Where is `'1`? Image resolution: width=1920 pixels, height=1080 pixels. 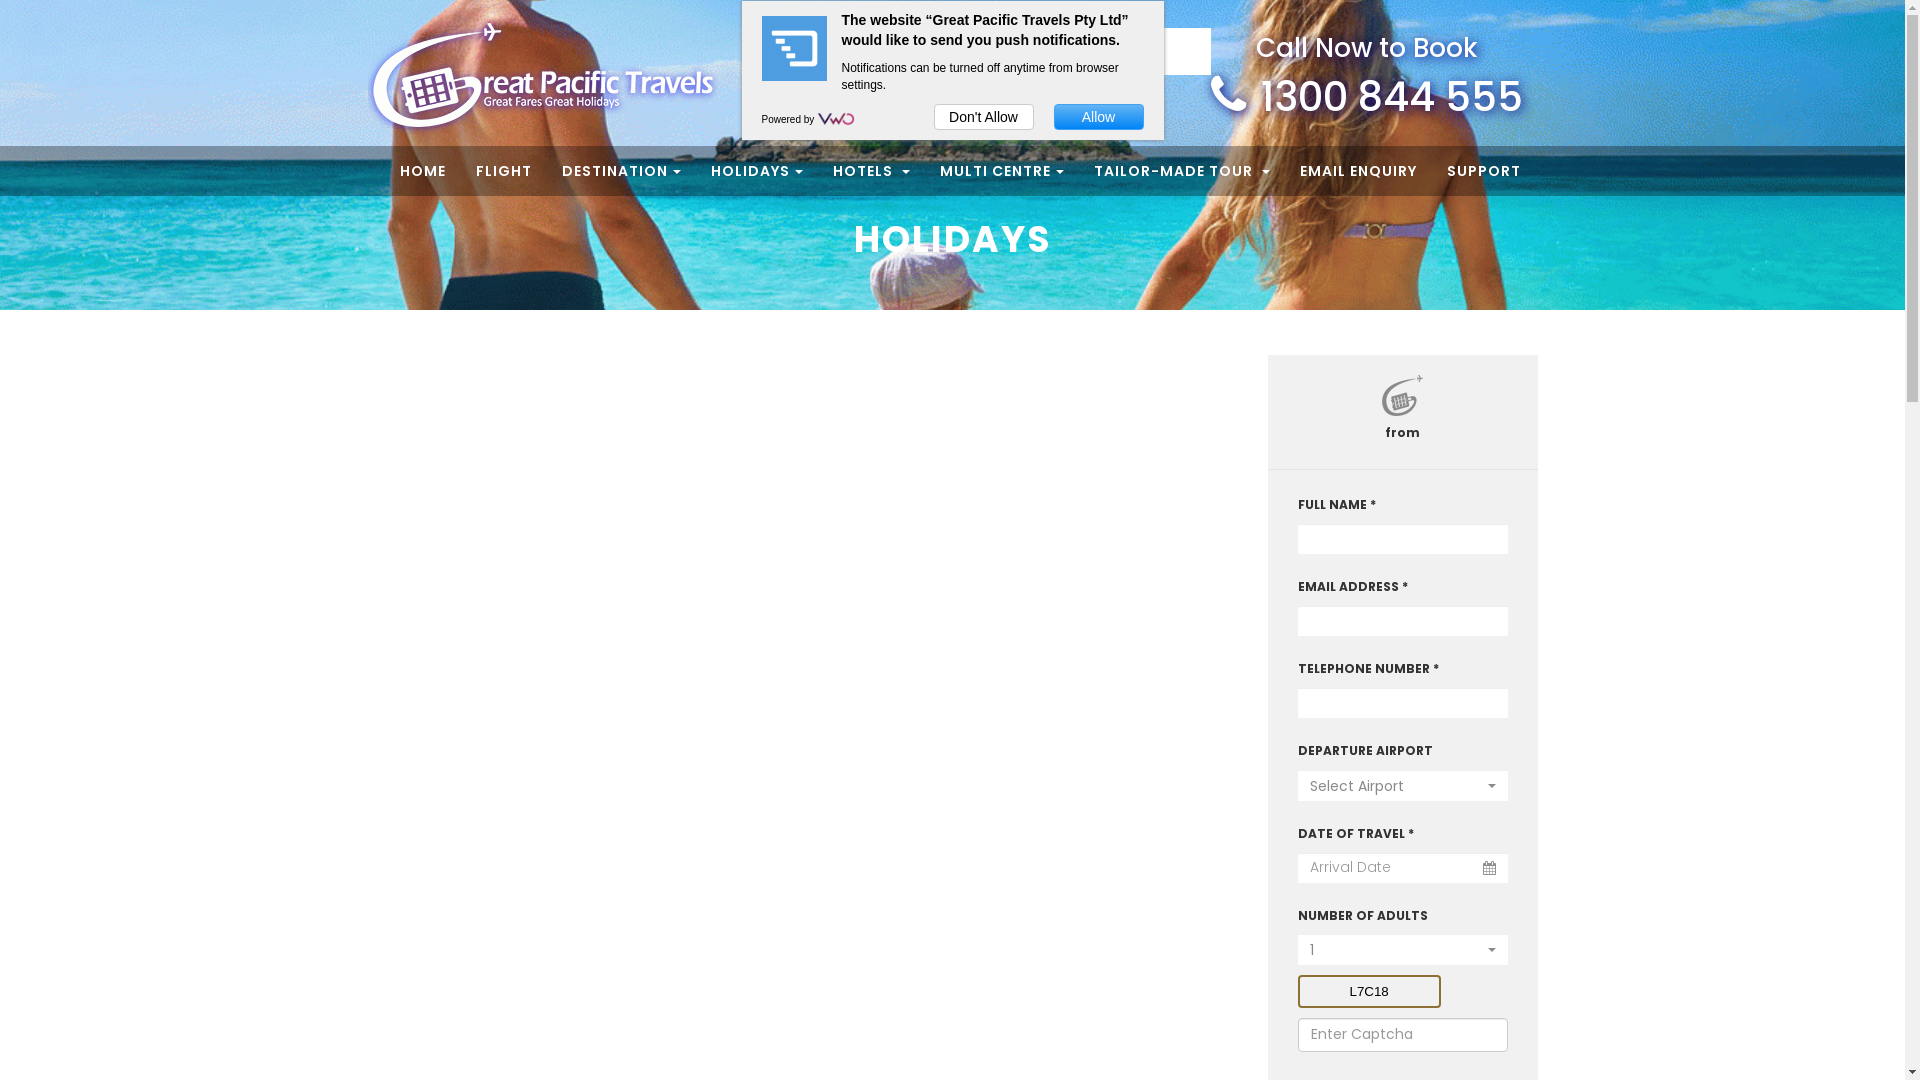 '1 is located at coordinates (1297, 948).